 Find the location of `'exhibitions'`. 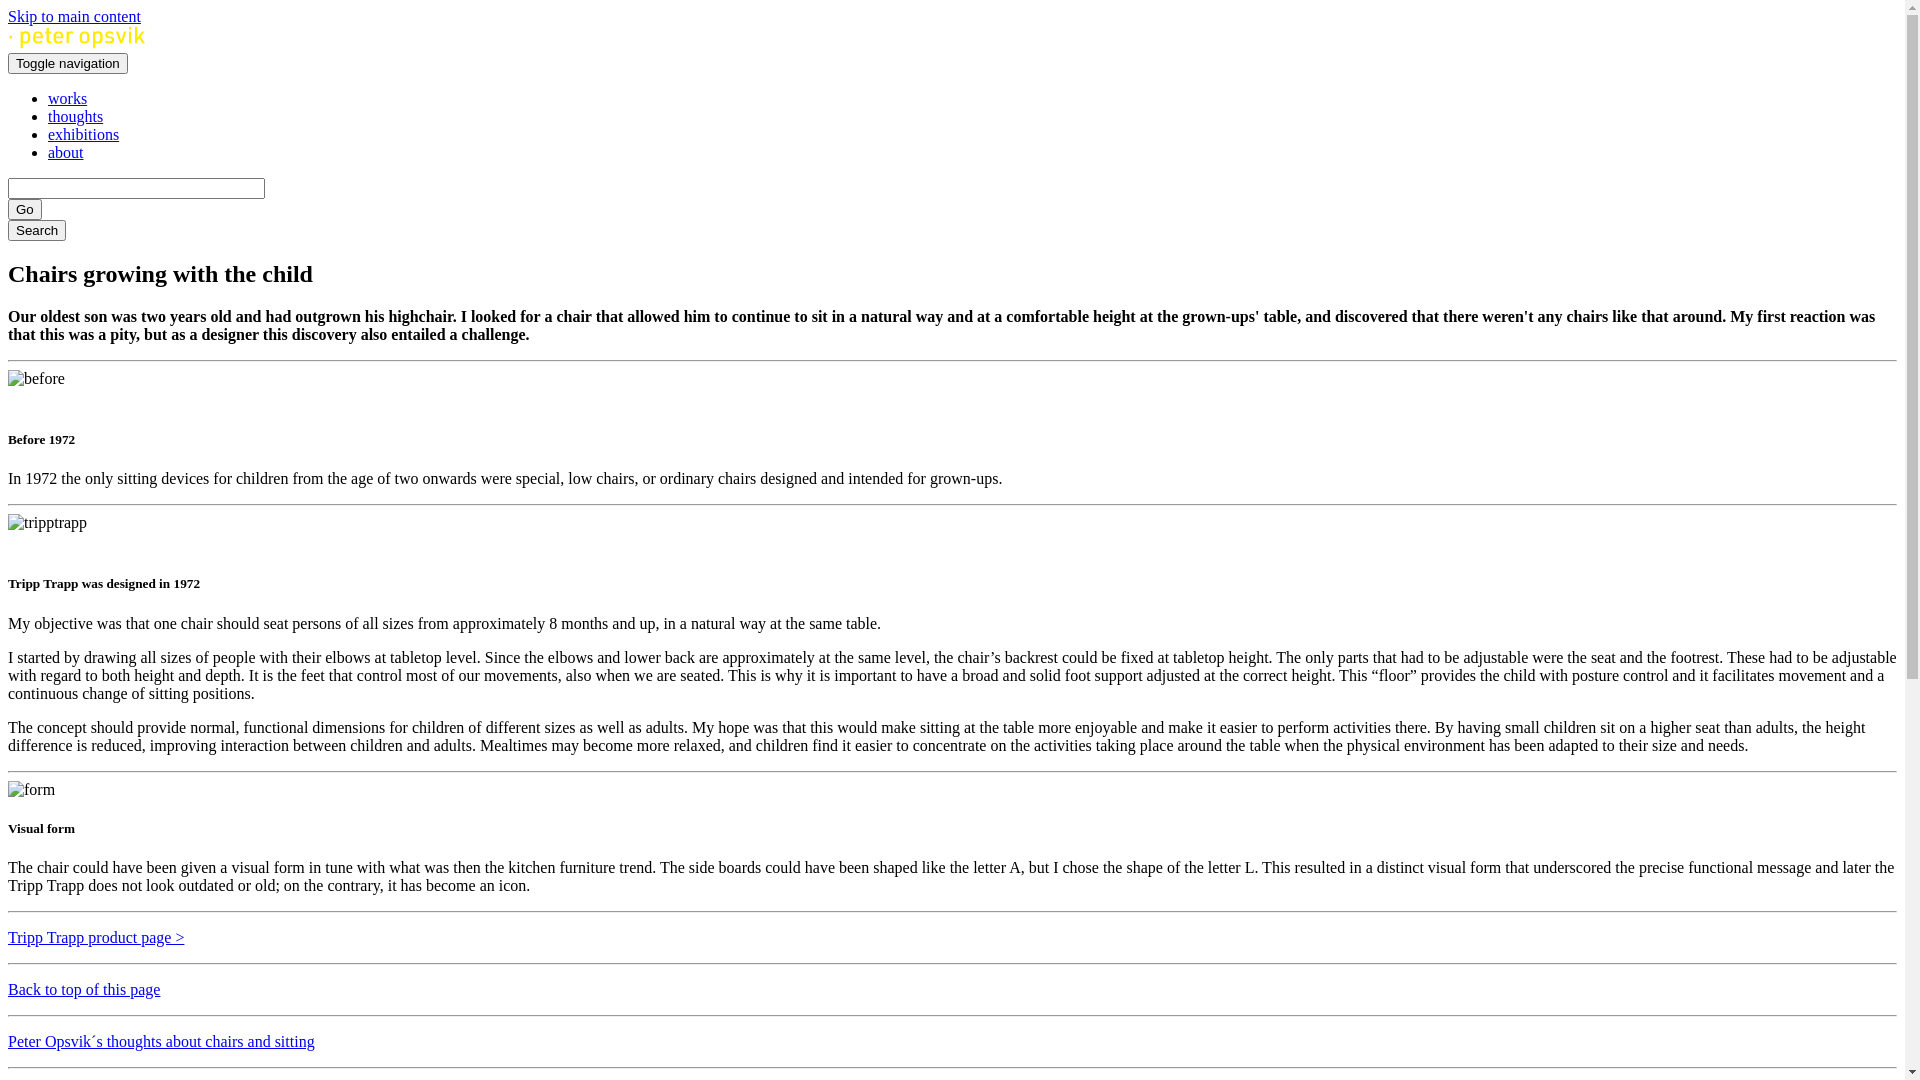

'exhibitions' is located at coordinates (82, 134).